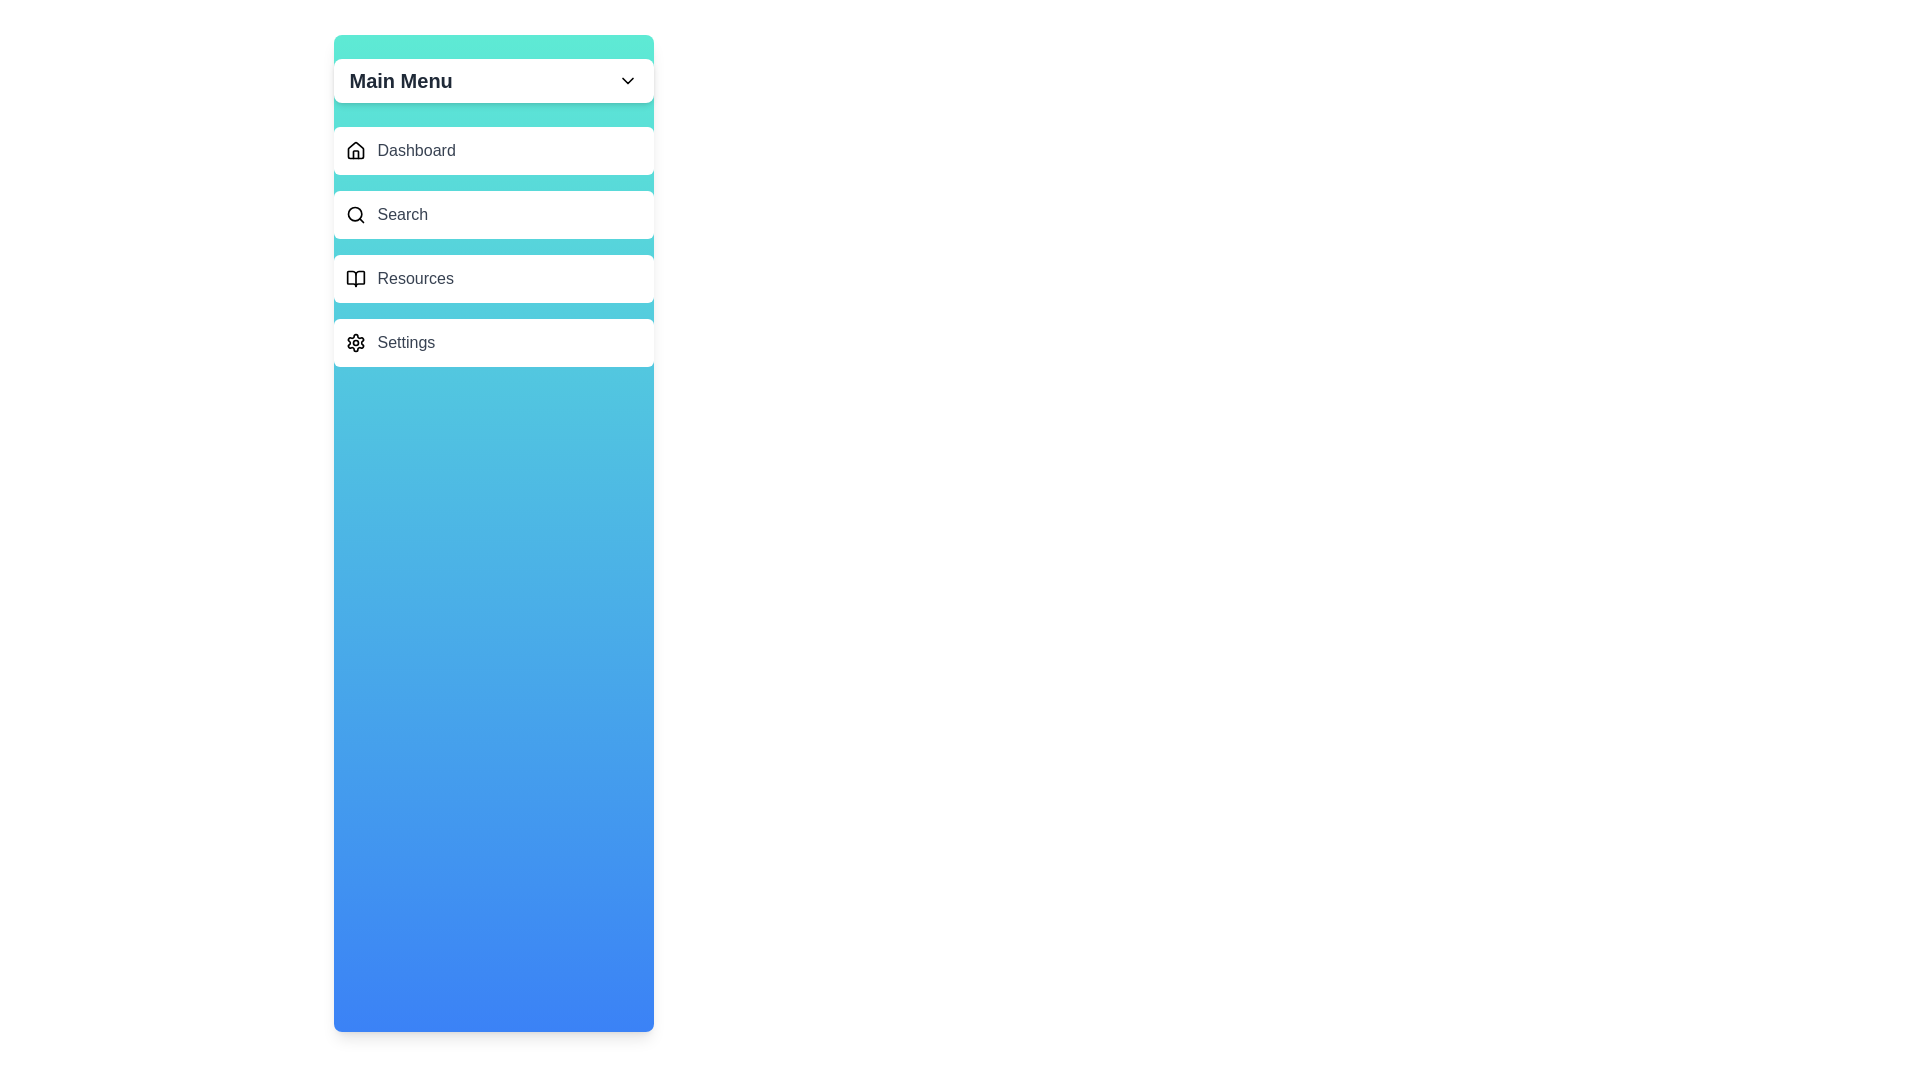 The height and width of the screenshot is (1080, 1920). I want to click on the toggle button to toggle the menu visibility, so click(626, 80).